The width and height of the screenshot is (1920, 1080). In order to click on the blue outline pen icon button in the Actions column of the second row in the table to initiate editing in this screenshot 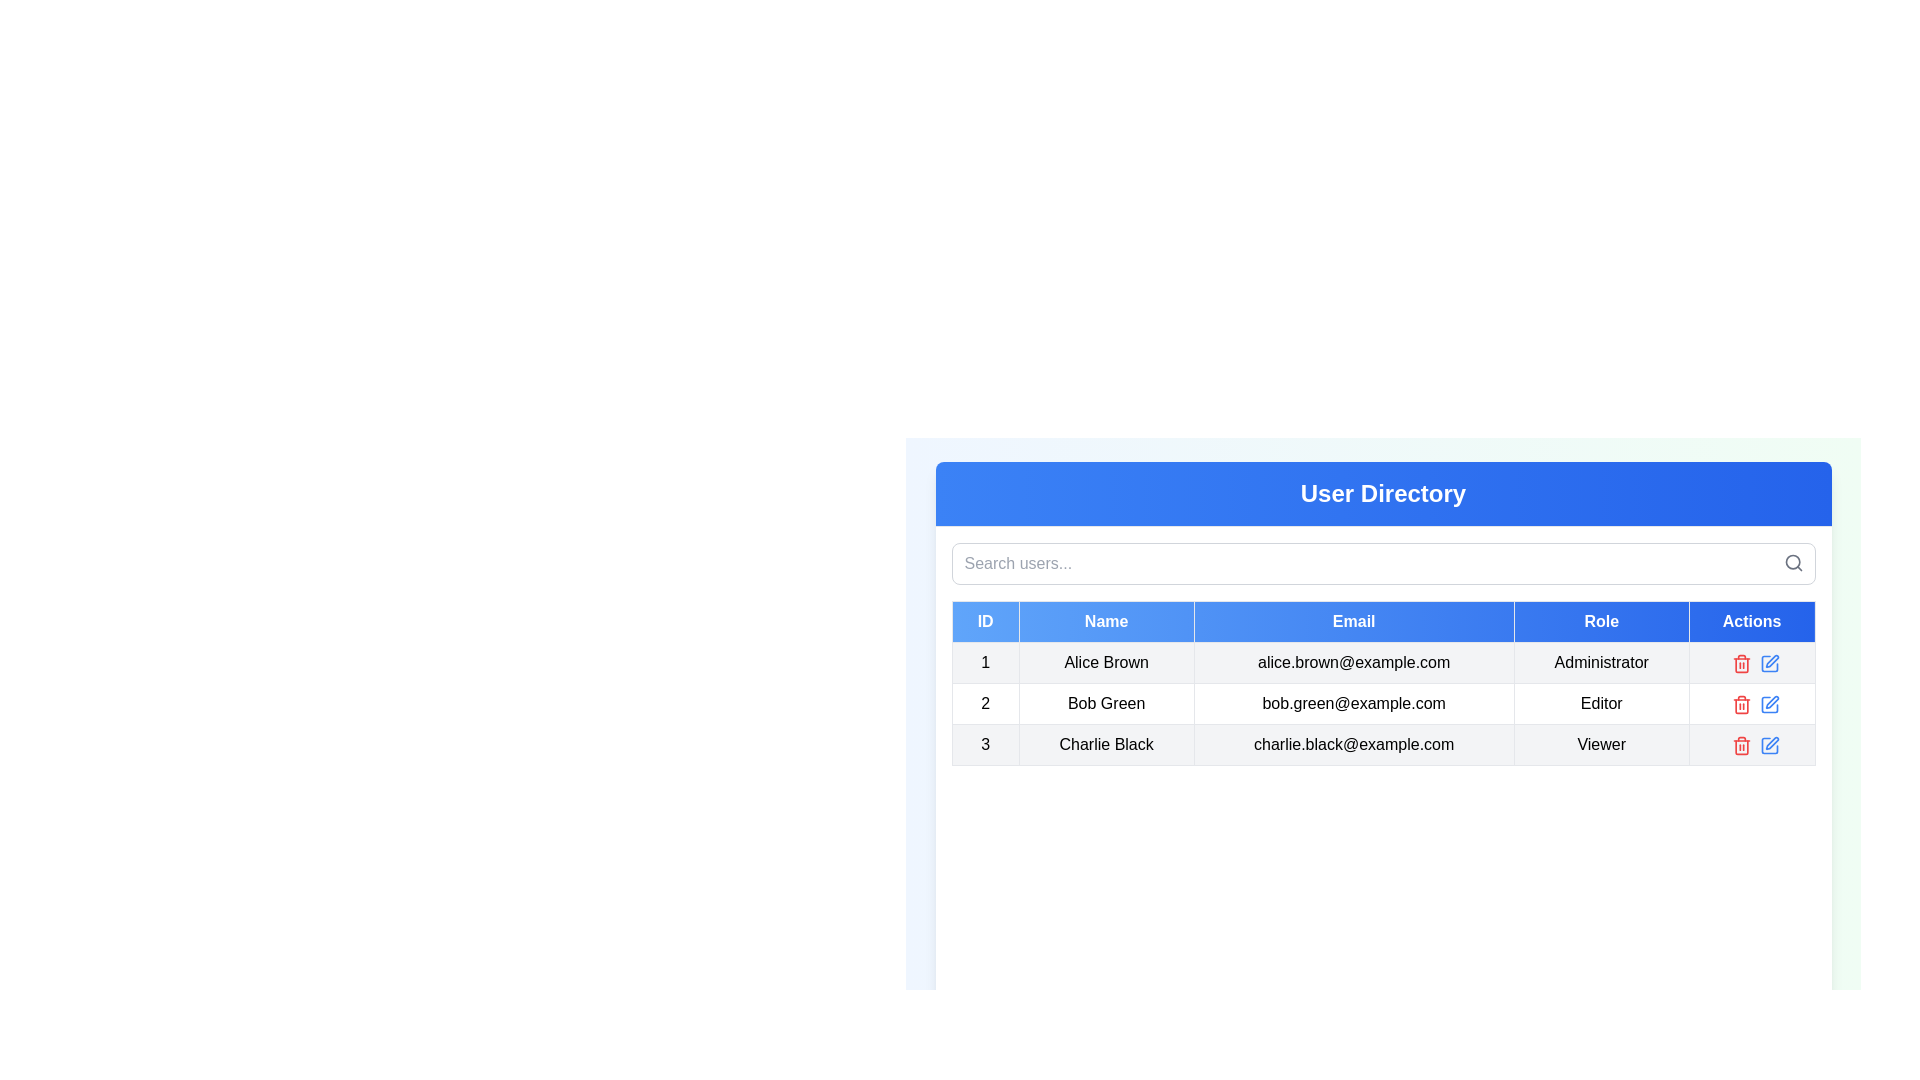, I will do `click(1770, 703)`.